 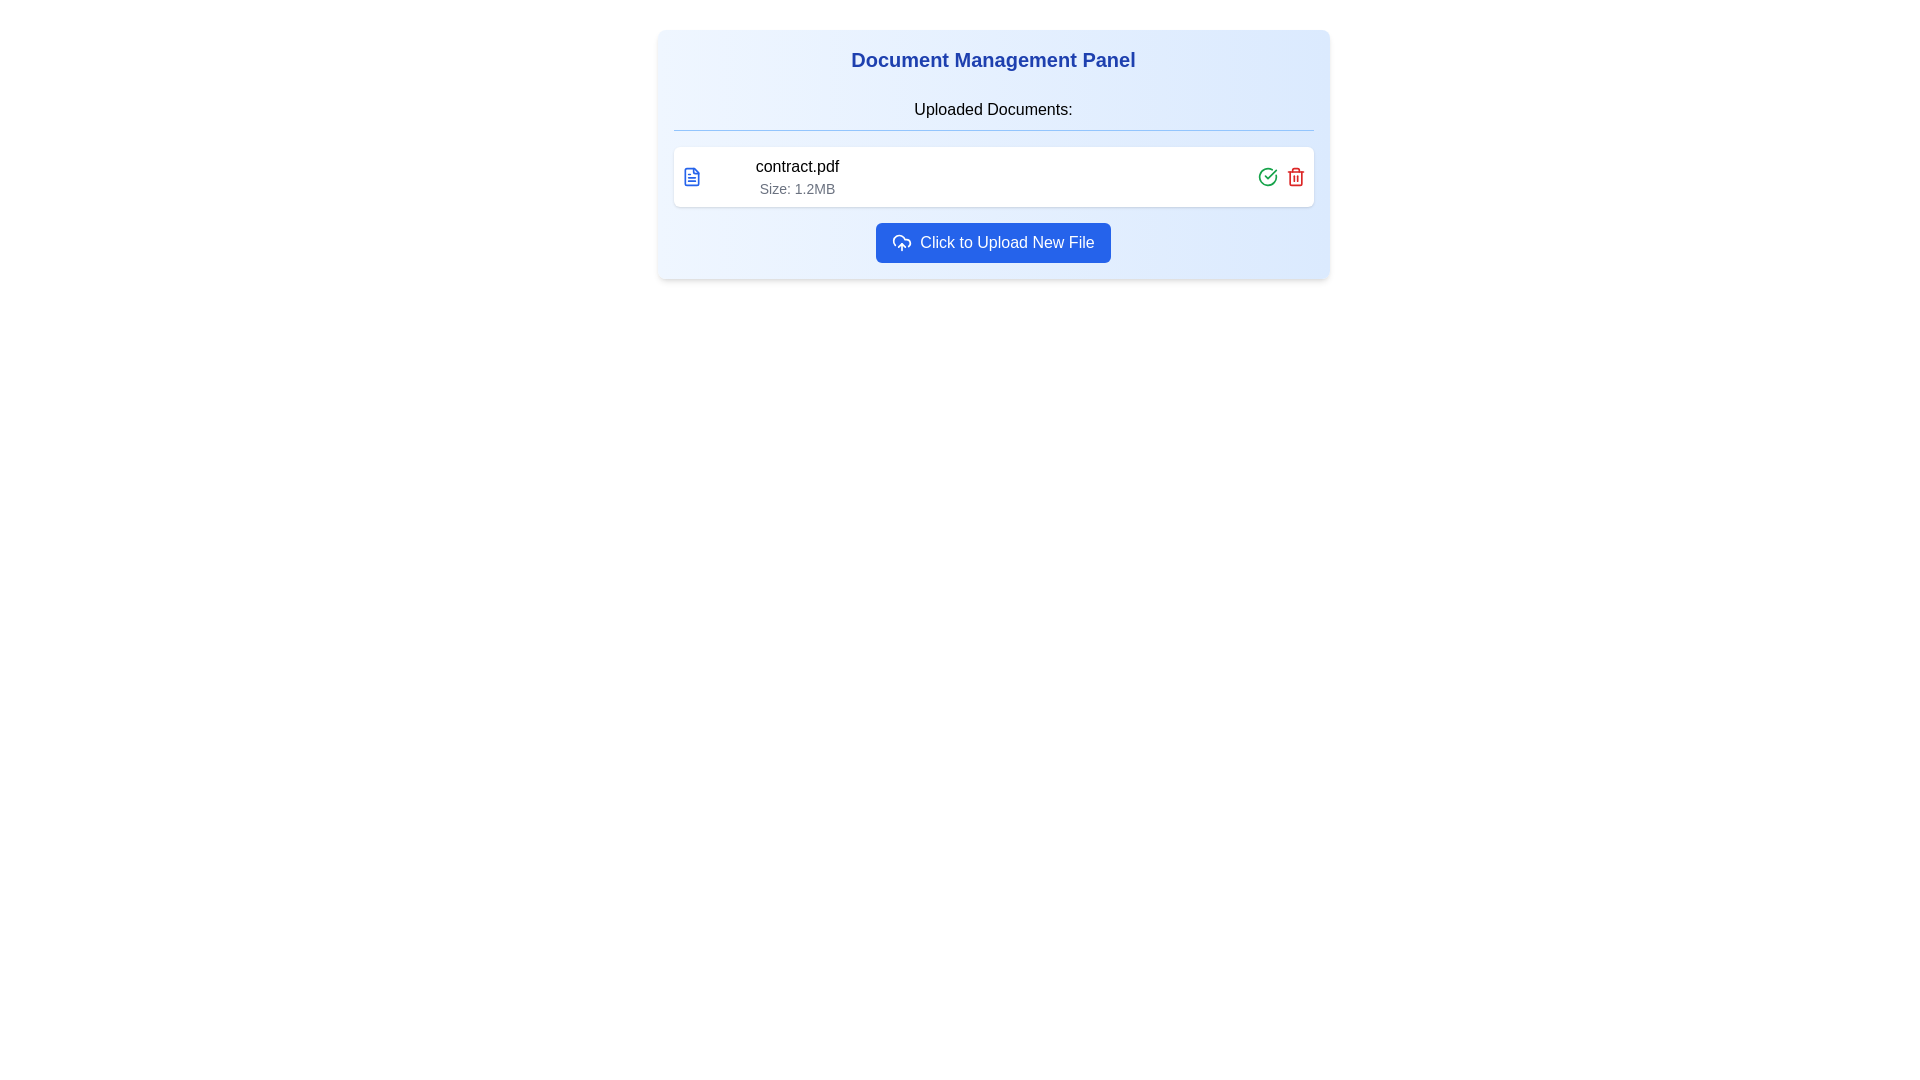 What do you see at coordinates (1281, 176) in the screenshot?
I see `the green checkmark icon in the icon group located at the top-right corner of the panel displaying document details to confirm` at bounding box center [1281, 176].